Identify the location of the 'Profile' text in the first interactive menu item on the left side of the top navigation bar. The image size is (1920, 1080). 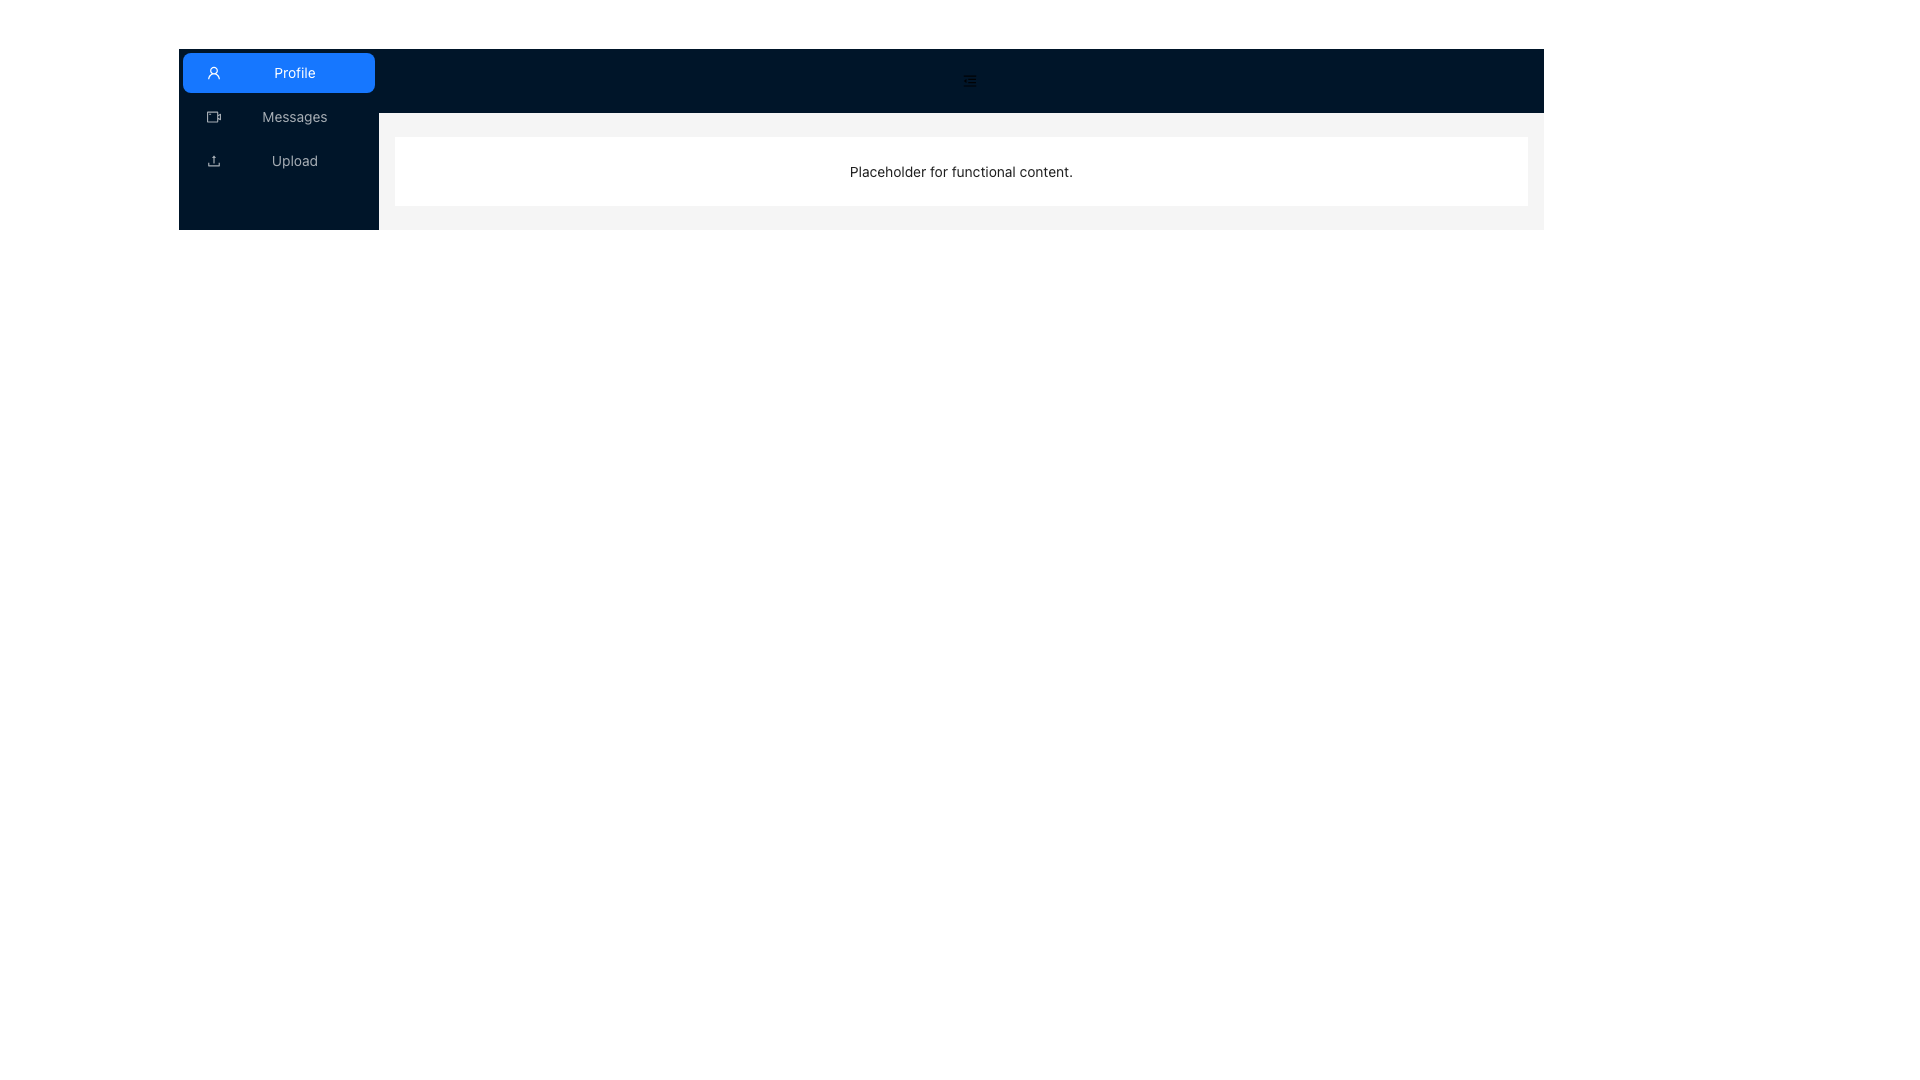
(293, 72).